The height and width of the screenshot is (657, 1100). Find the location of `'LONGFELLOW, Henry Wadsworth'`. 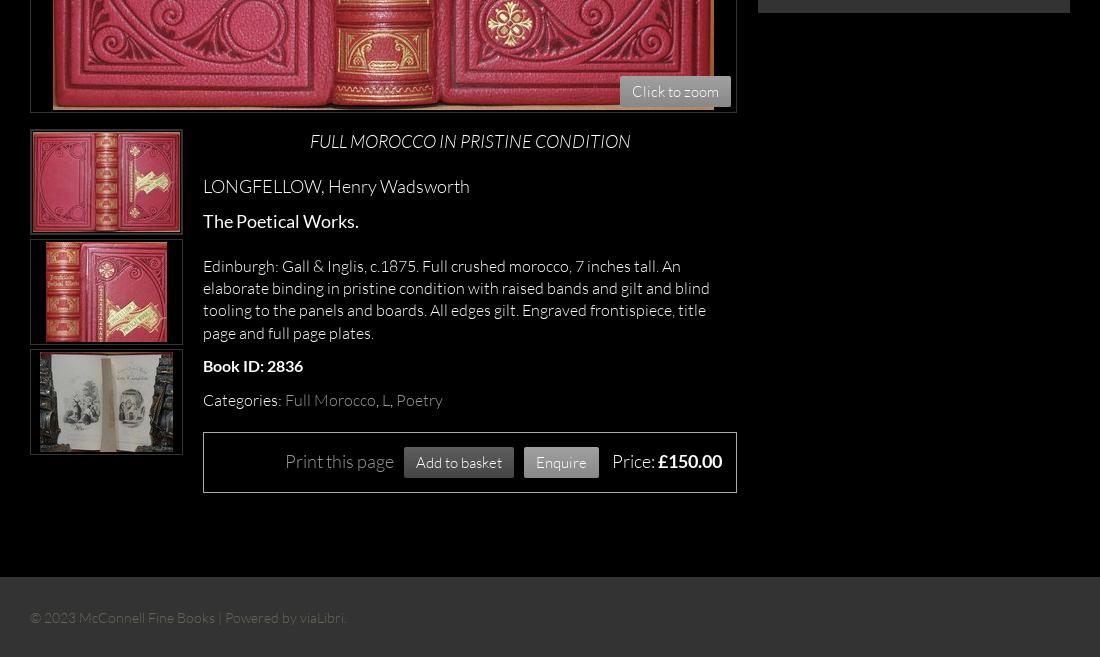

'LONGFELLOW, Henry Wadsworth' is located at coordinates (335, 185).